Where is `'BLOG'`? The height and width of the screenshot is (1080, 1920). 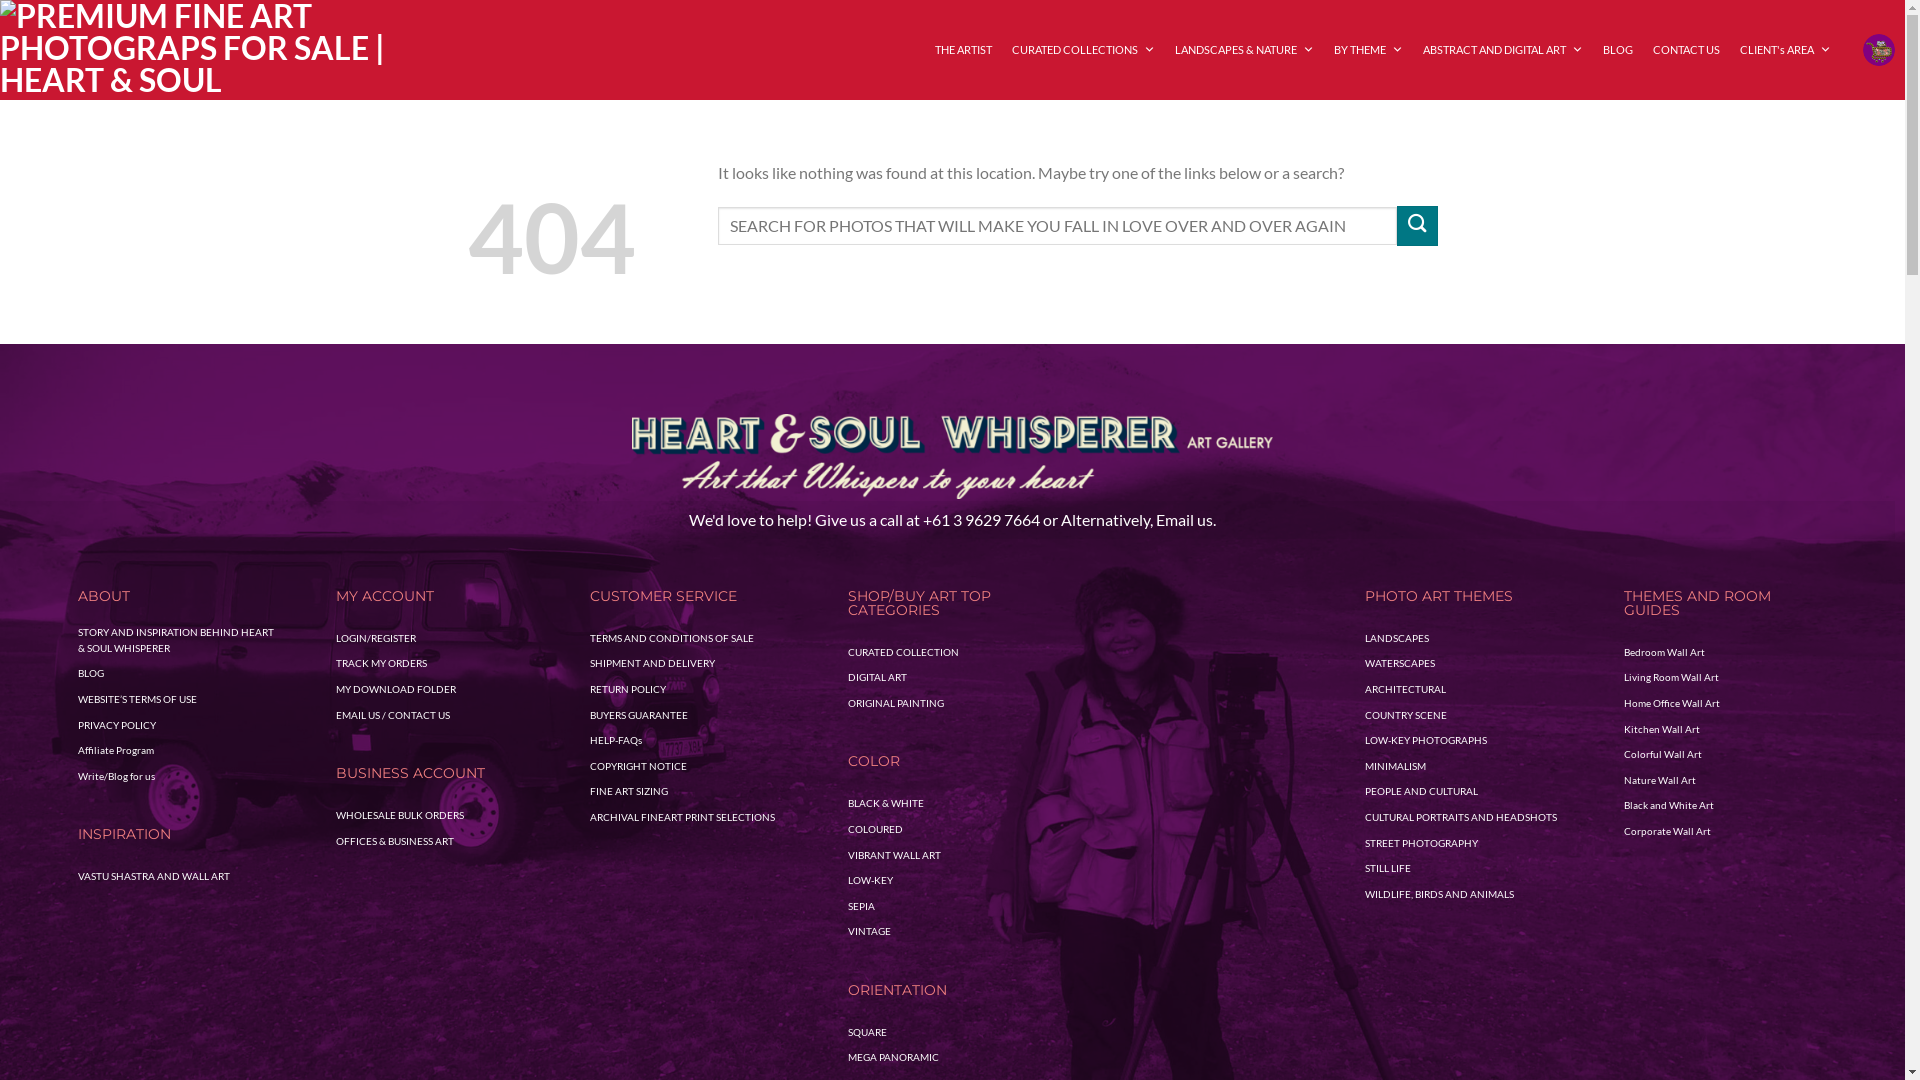 'BLOG' is located at coordinates (1617, 49).